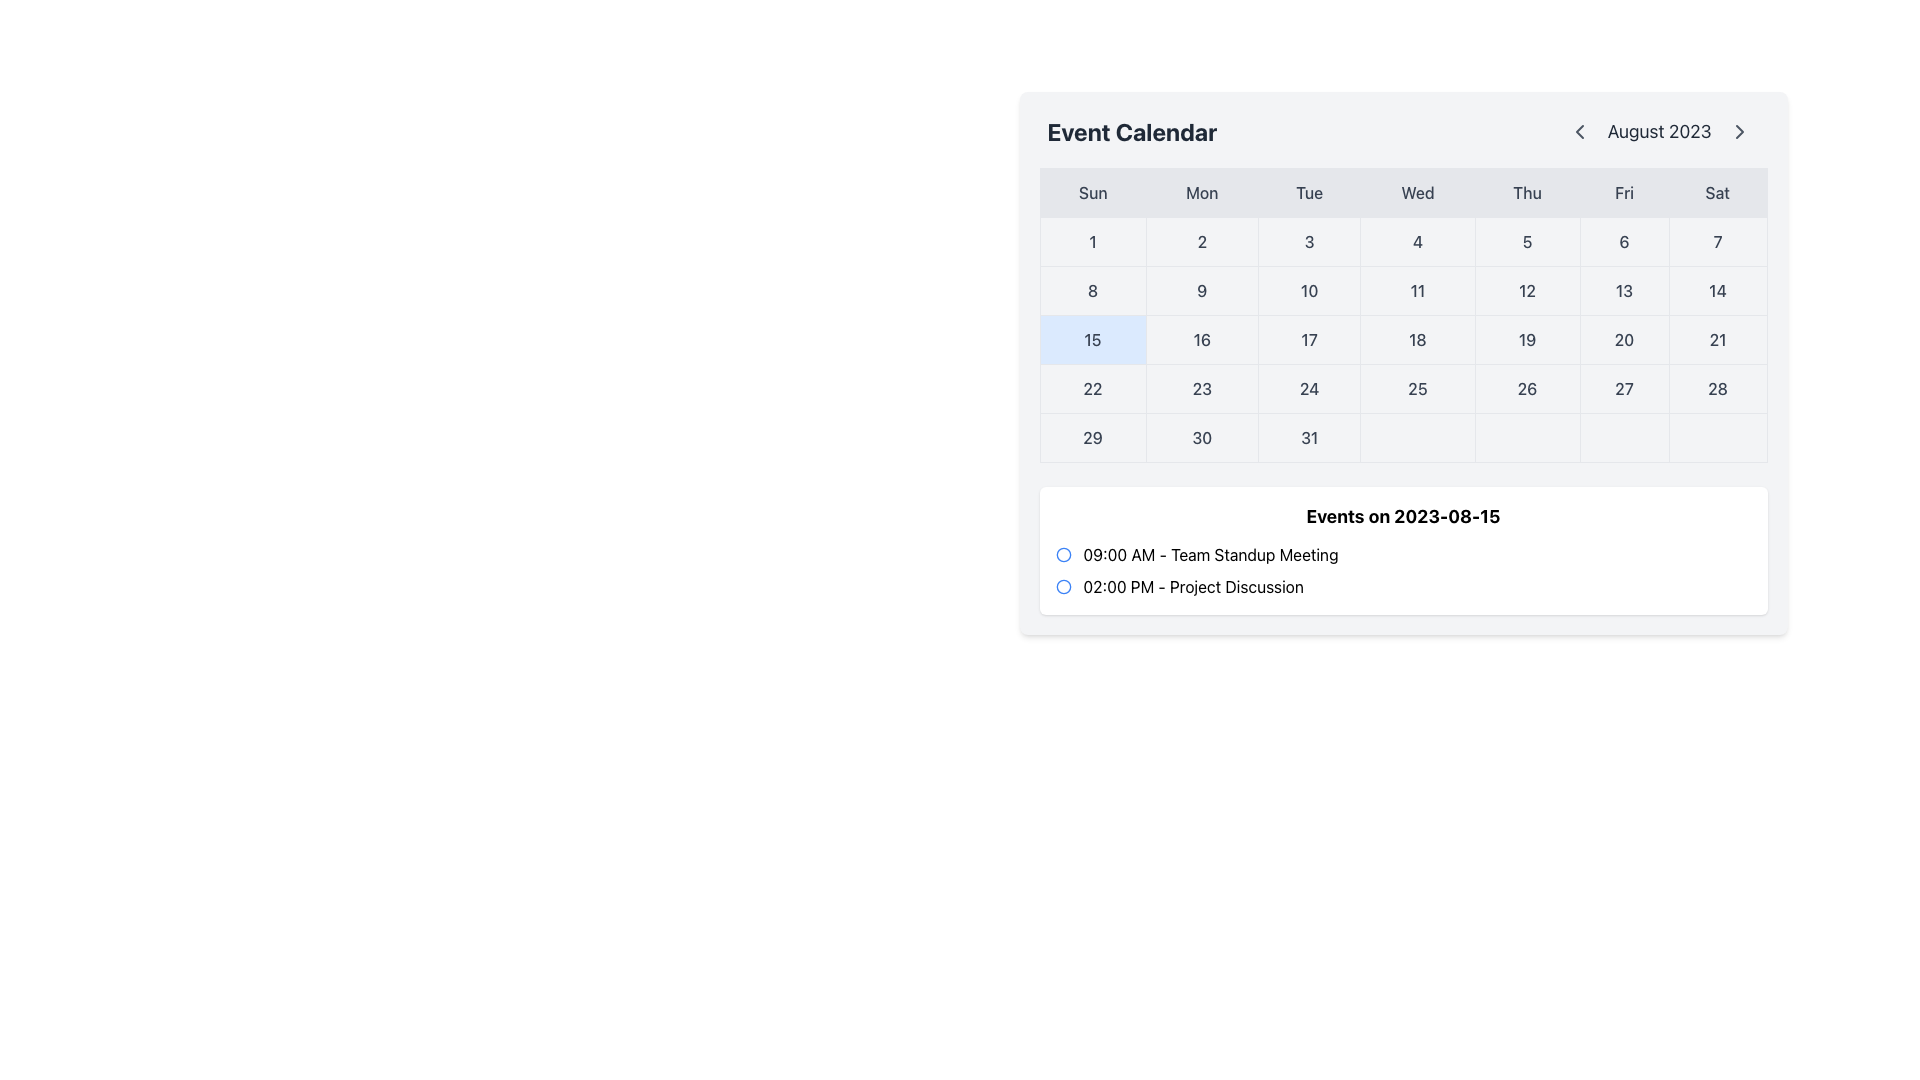 This screenshot has height=1080, width=1920. What do you see at coordinates (1526, 338) in the screenshot?
I see `the static text display element showing the number '19', located in the Thursday column of the calendar grid` at bounding box center [1526, 338].